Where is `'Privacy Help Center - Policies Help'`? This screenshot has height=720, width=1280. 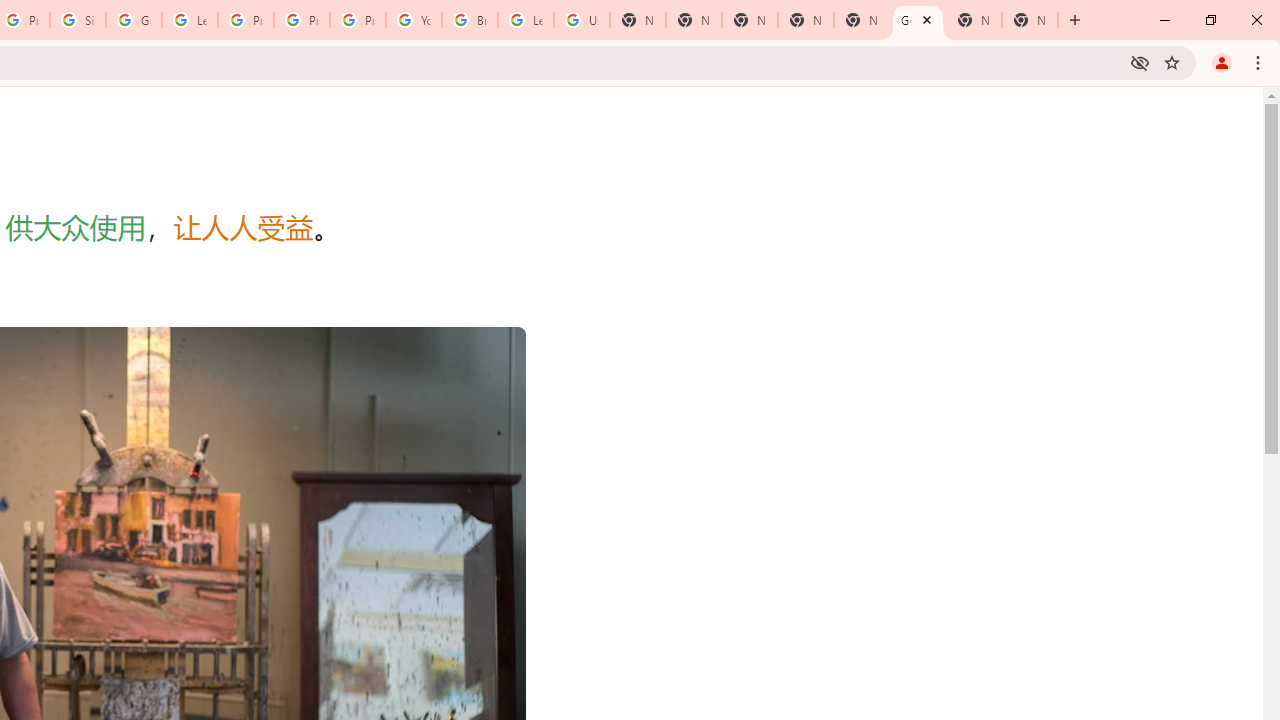 'Privacy Help Center - Policies Help' is located at coordinates (244, 20).